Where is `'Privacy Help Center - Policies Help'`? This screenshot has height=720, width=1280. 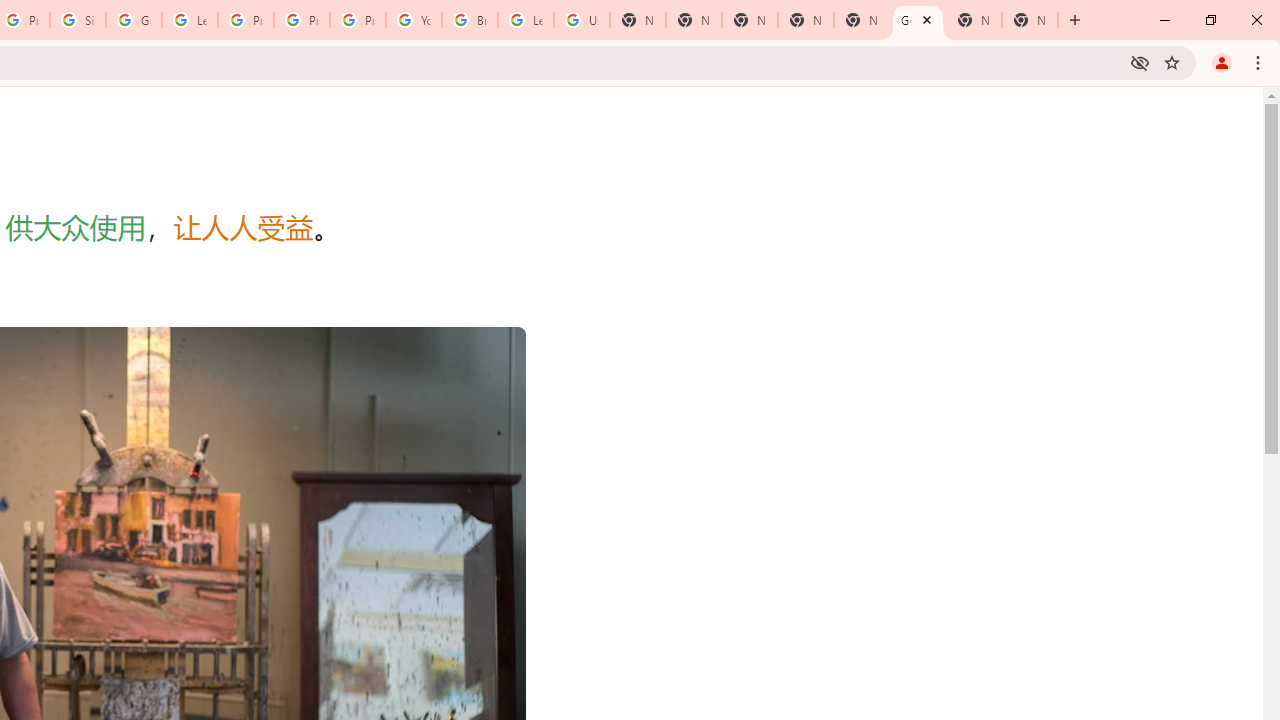 'Privacy Help Center - Policies Help' is located at coordinates (244, 20).